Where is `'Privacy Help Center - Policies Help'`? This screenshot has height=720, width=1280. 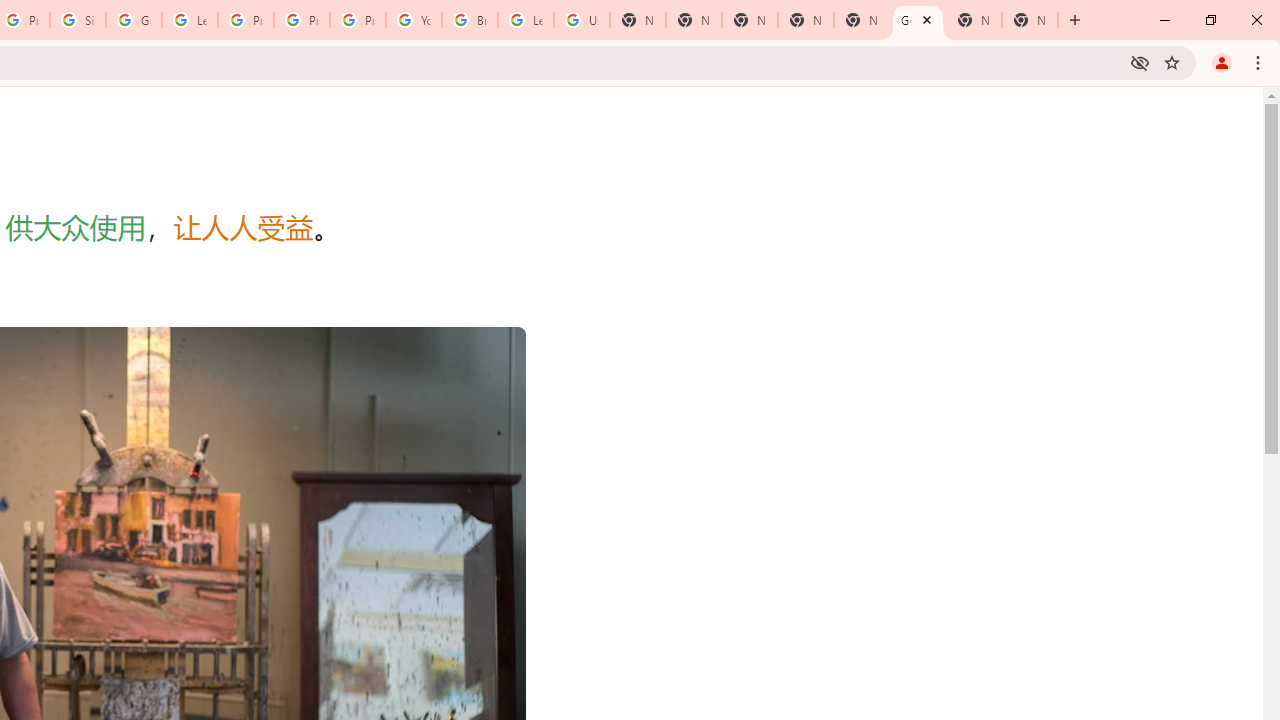 'Privacy Help Center - Policies Help' is located at coordinates (244, 20).